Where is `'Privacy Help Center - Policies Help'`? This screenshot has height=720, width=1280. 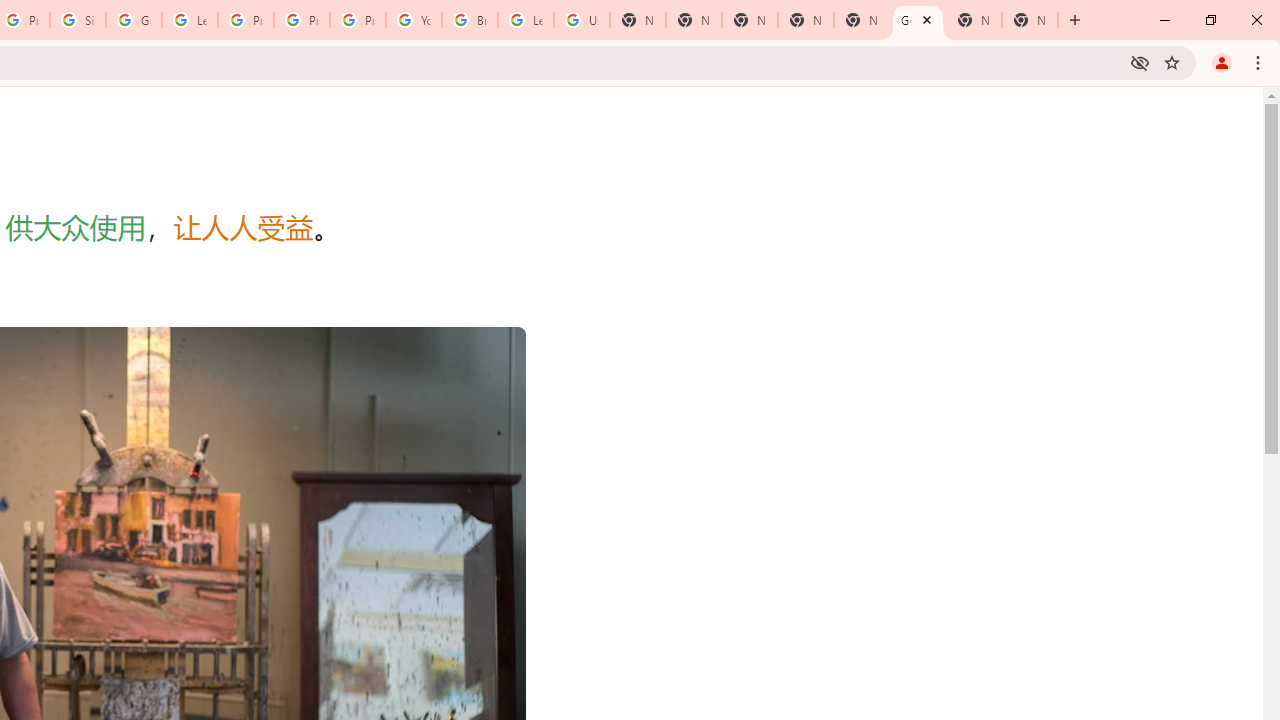 'Privacy Help Center - Policies Help' is located at coordinates (244, 20).